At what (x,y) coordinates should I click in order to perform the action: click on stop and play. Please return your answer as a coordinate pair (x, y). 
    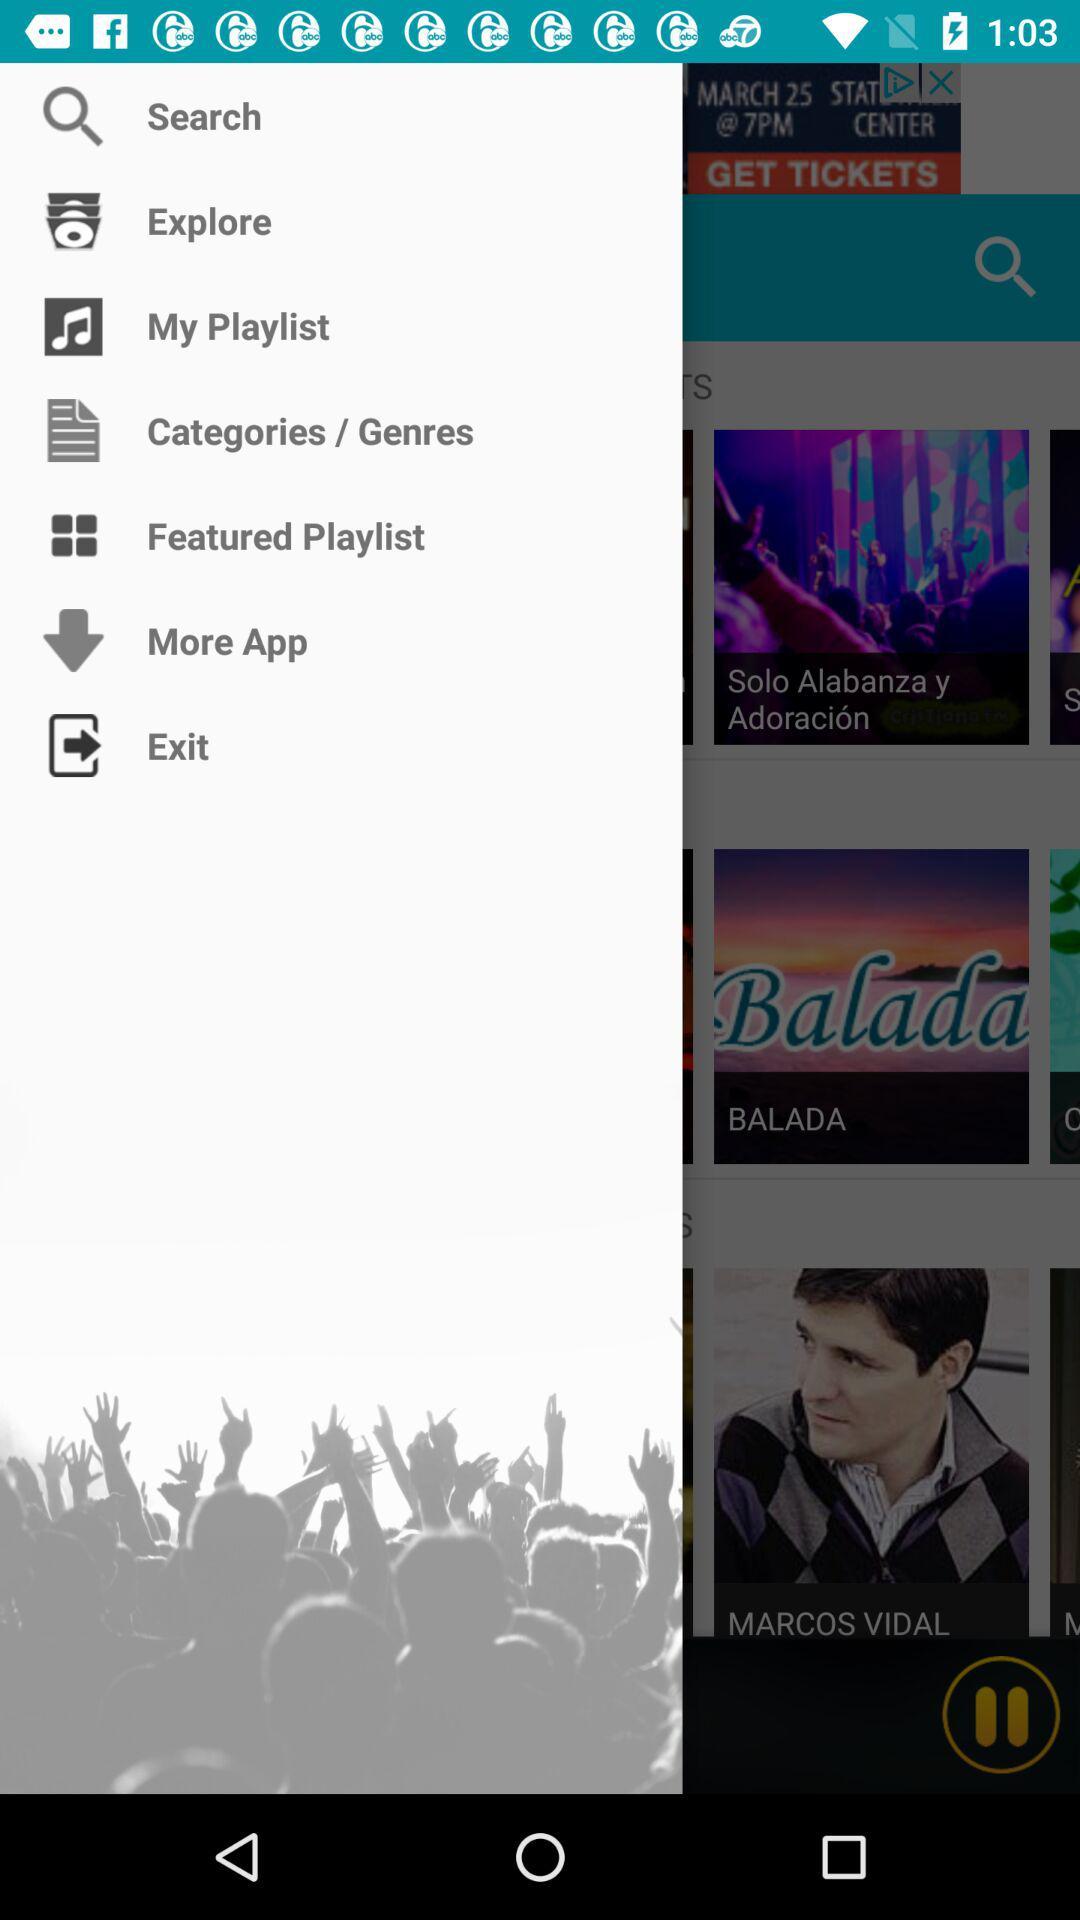
    Looking at the image, I should click on (1001, 1714).